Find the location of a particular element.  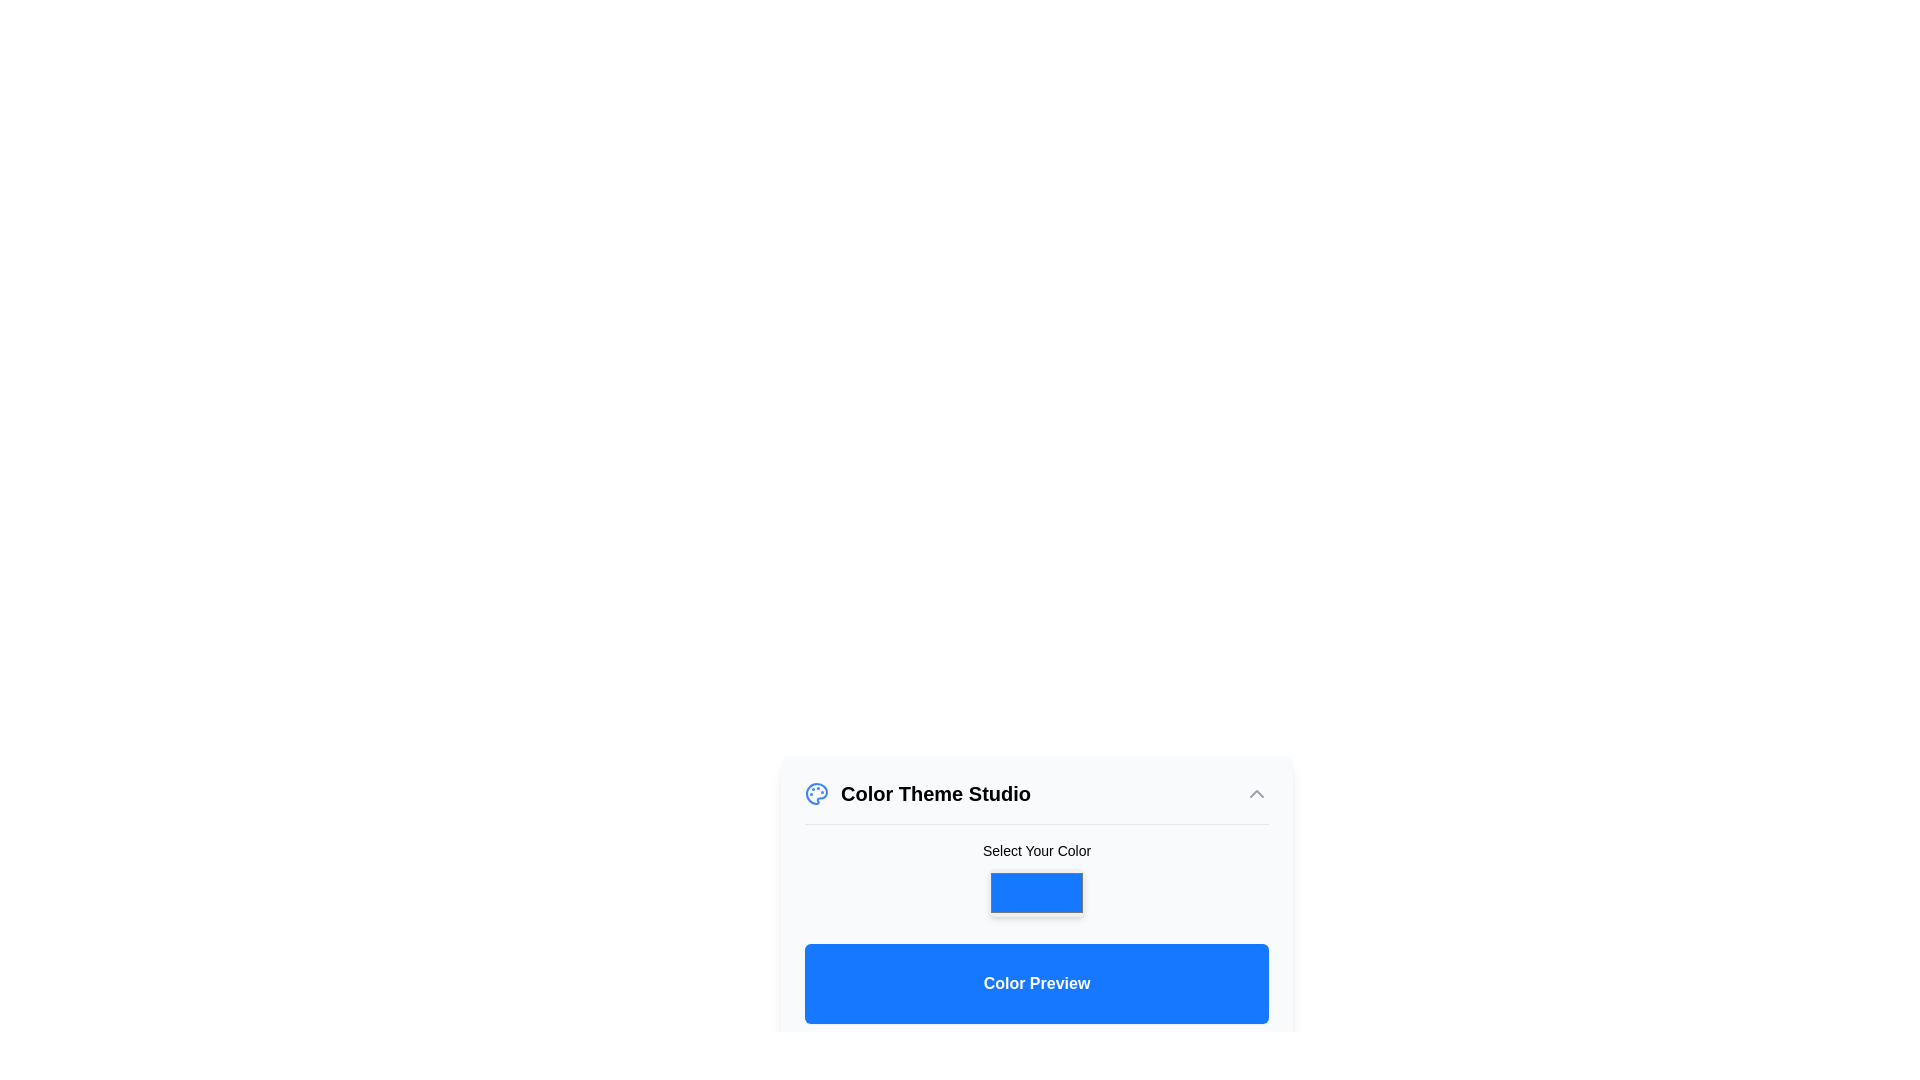

text content of the Text Label that serves as a heading near the painter's palette icon in the interface section is located at coordinates (935, 793).